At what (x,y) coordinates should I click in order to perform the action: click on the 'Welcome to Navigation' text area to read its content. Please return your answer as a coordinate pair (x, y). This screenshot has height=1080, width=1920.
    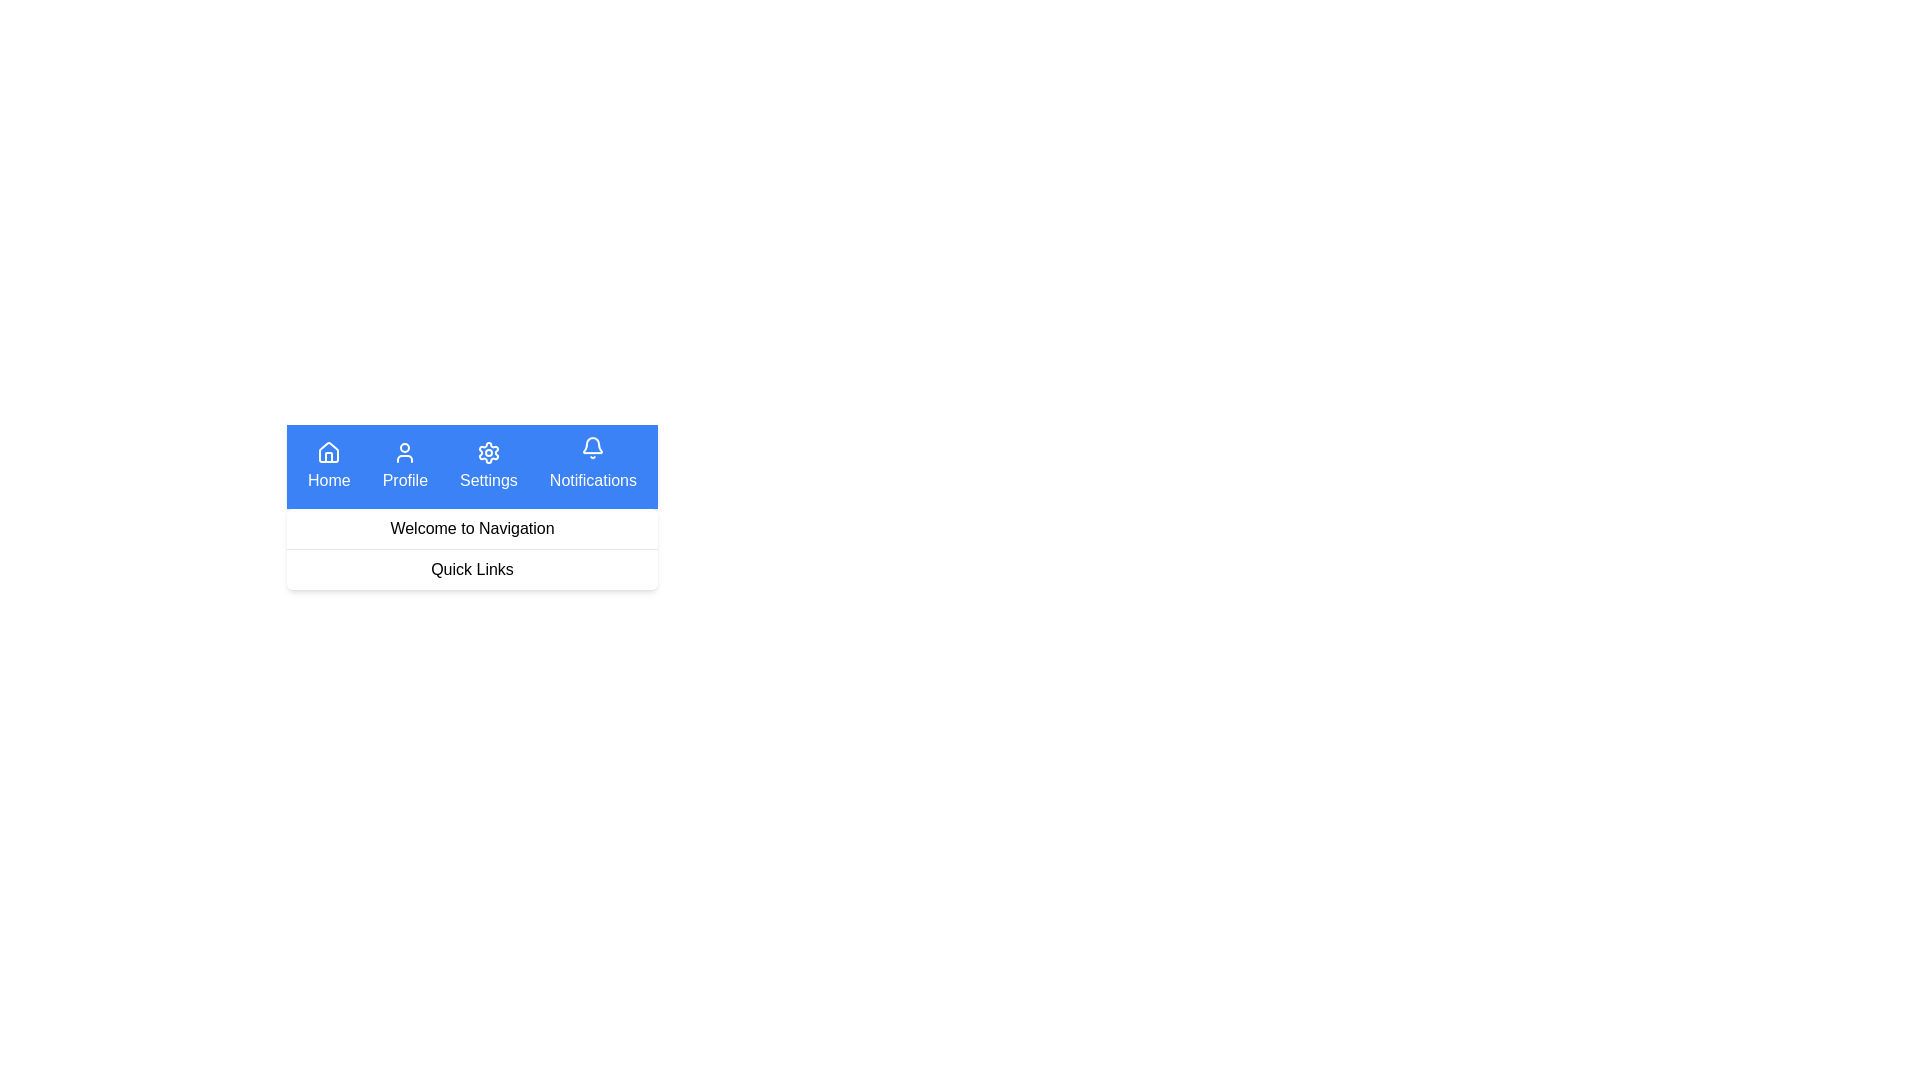
    Looking at the image, I should click on (471, 528).